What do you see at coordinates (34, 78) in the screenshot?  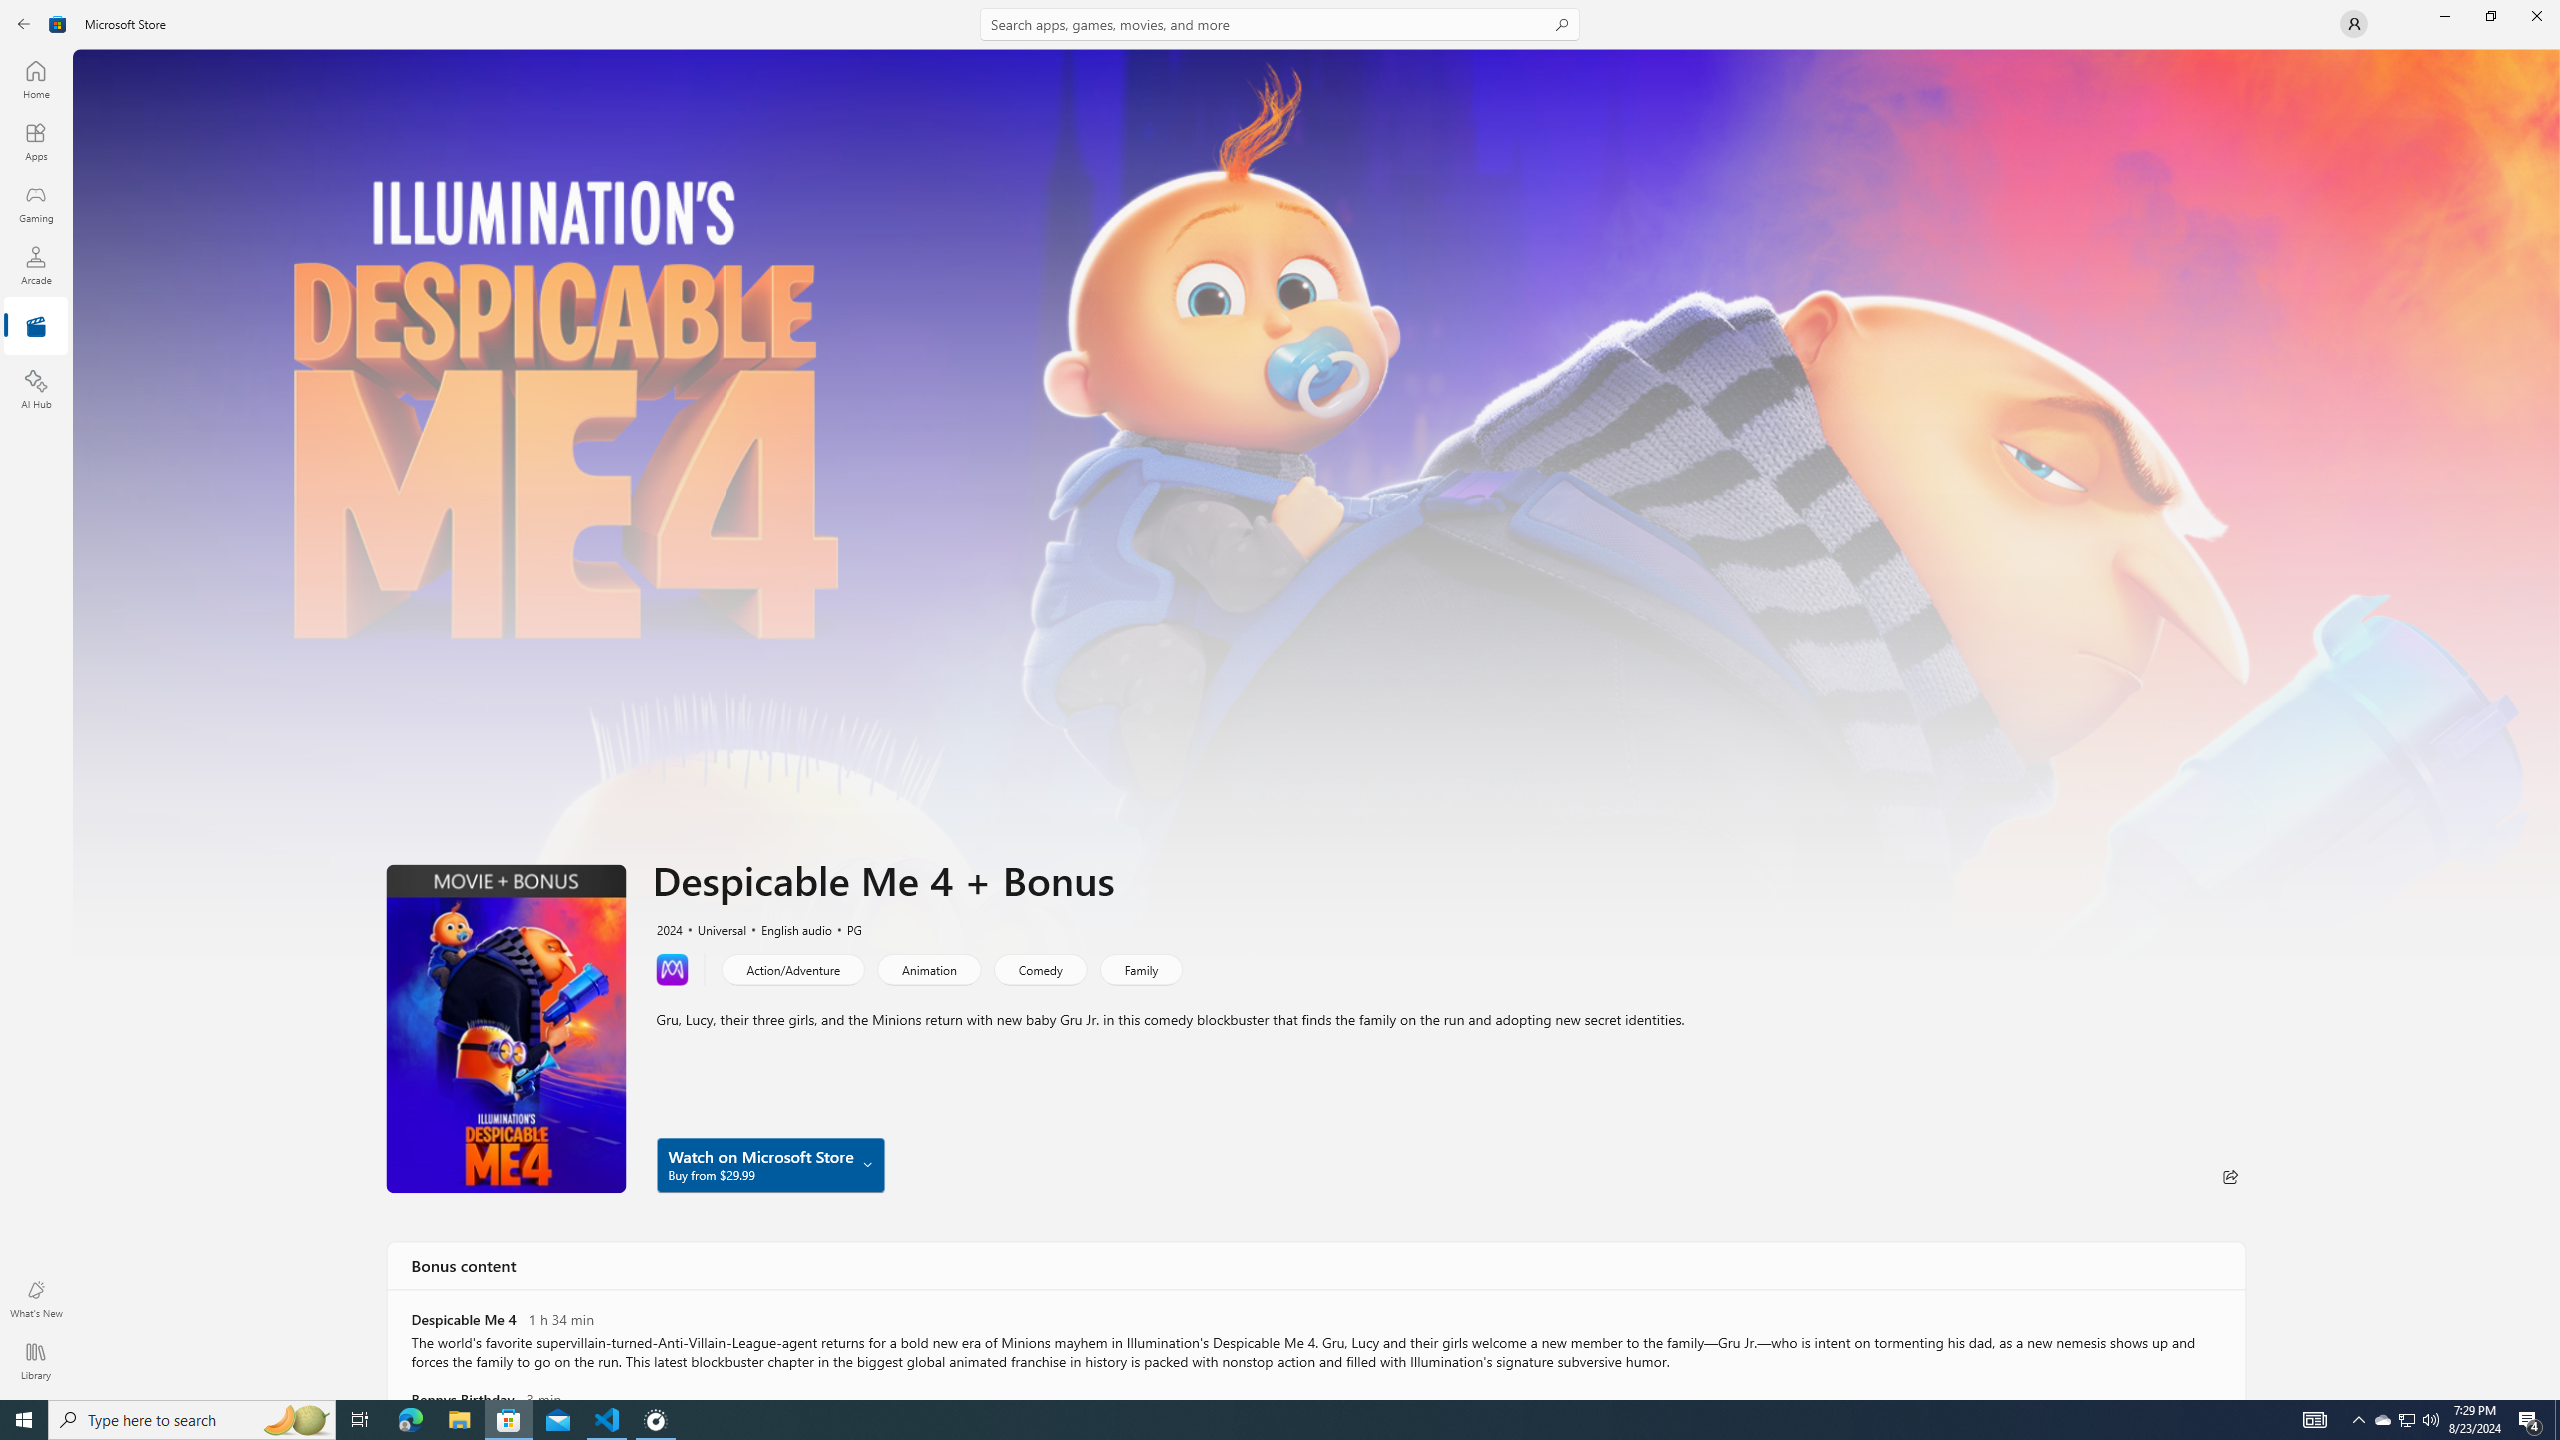 I see `'Home'` at bounding box center [34, 78].